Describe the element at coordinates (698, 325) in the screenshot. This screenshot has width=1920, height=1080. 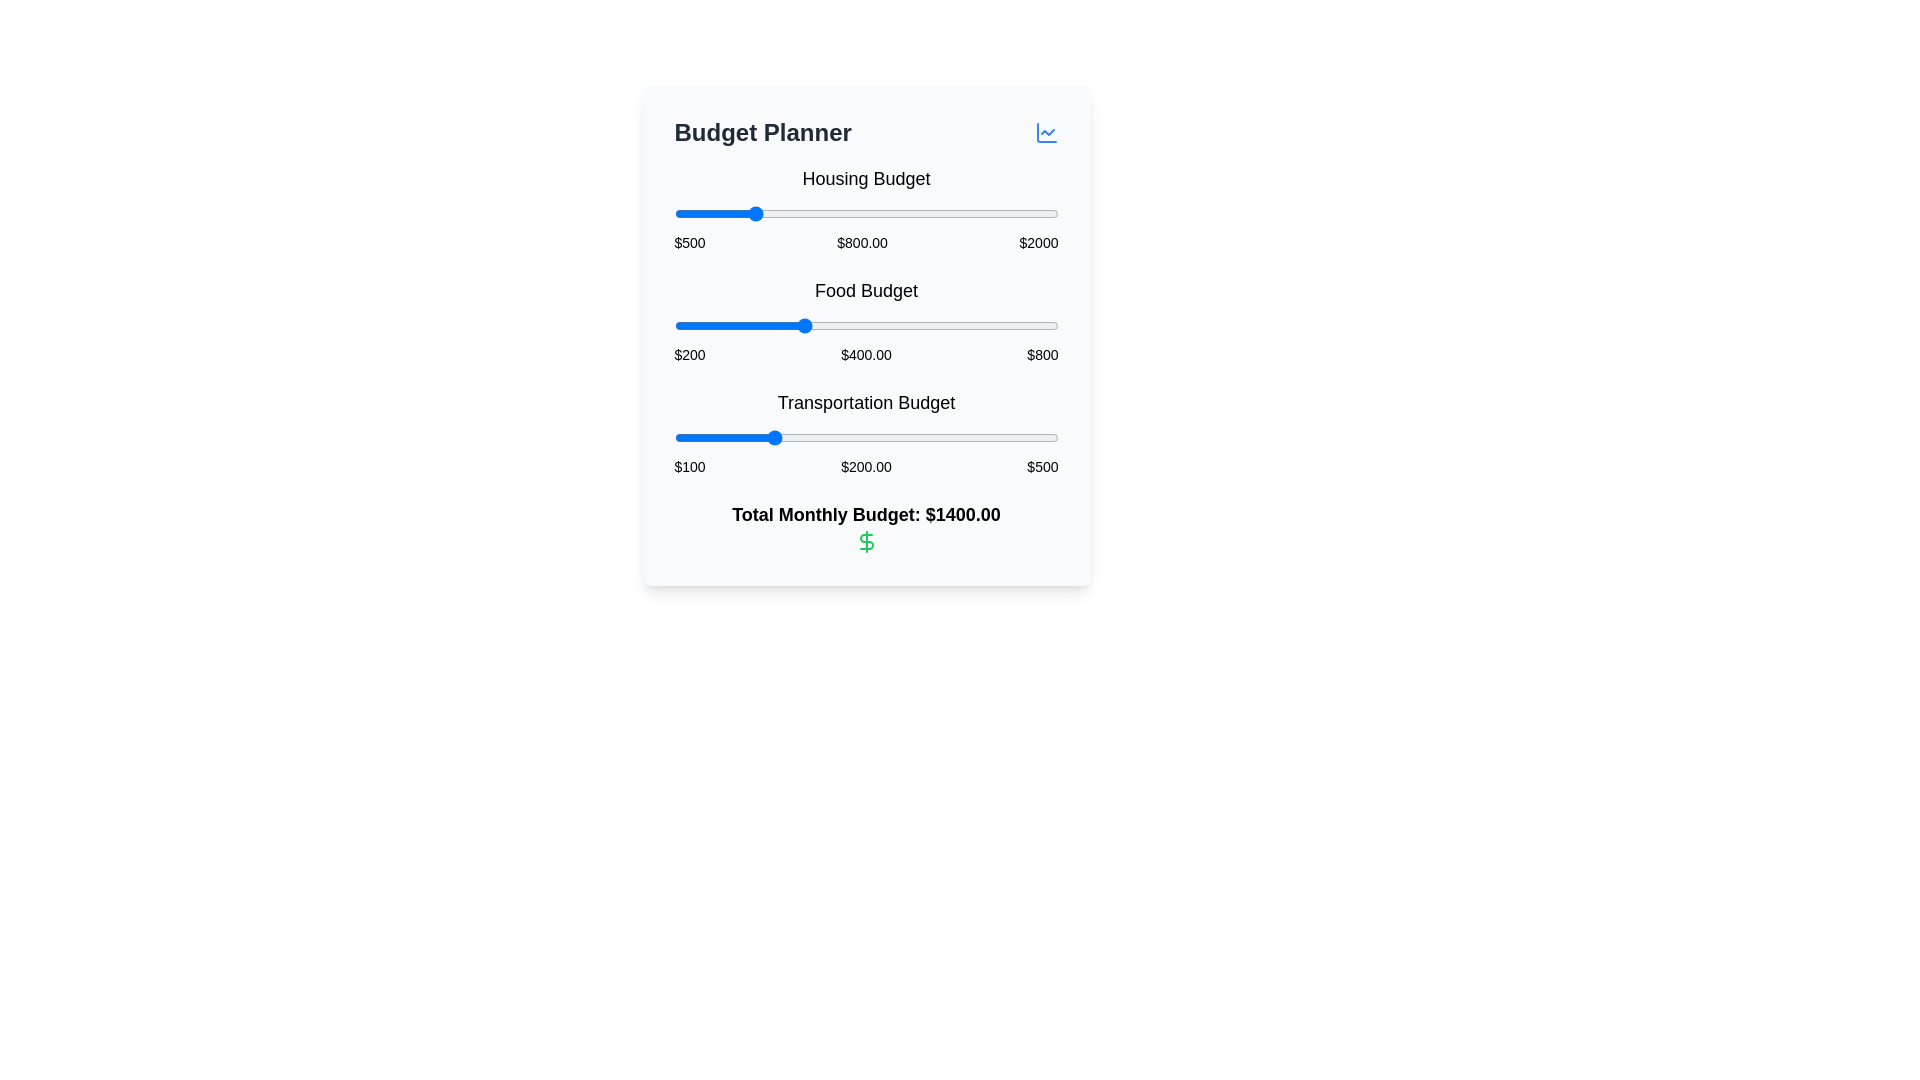
I see `the Food Budget slider` at that location.